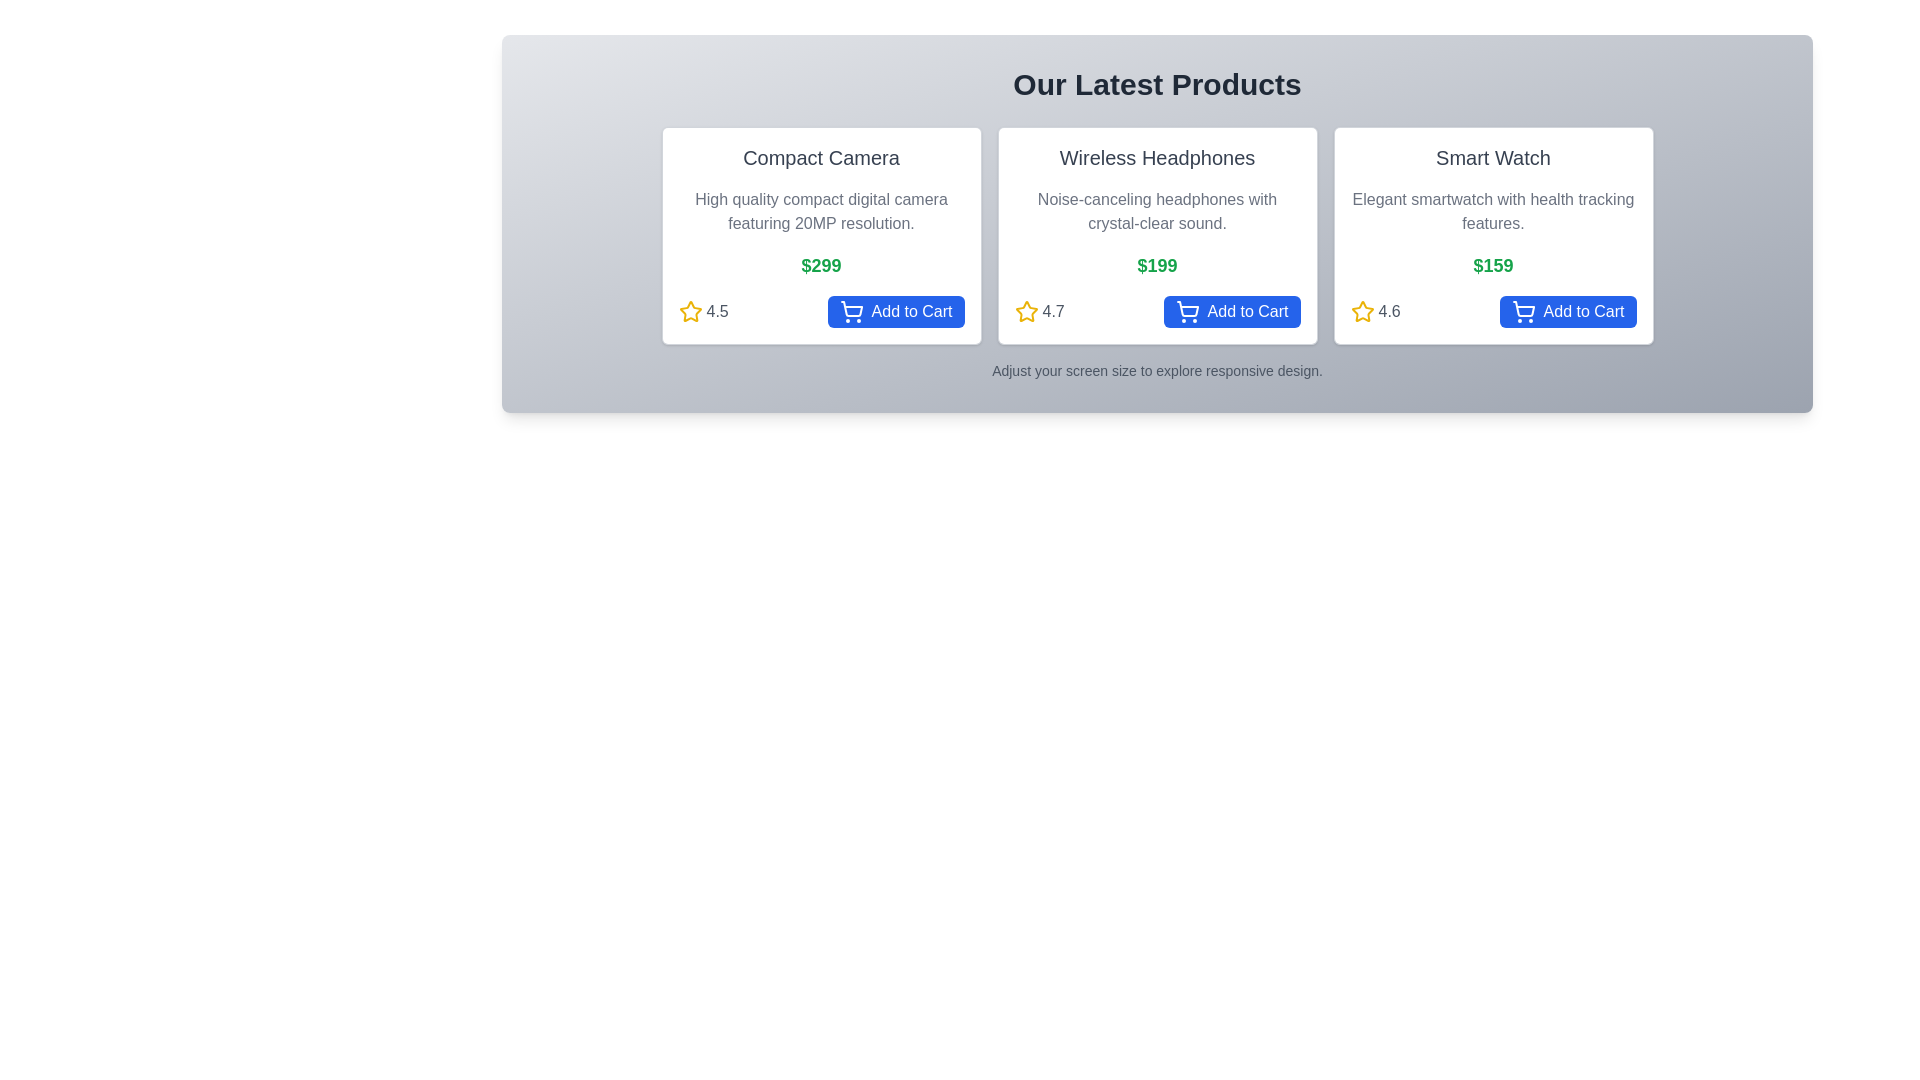 The width and height of the screenshot is (1920, 1080). What do you see at coordinates (1374, 312) in the screenshot?
I see `the product rating element, which consists of a star graphic and numeric feedback value, located in the third card above the 'Add to Cart' button and under the price text ($159)` at bounding box center [1374, 312].